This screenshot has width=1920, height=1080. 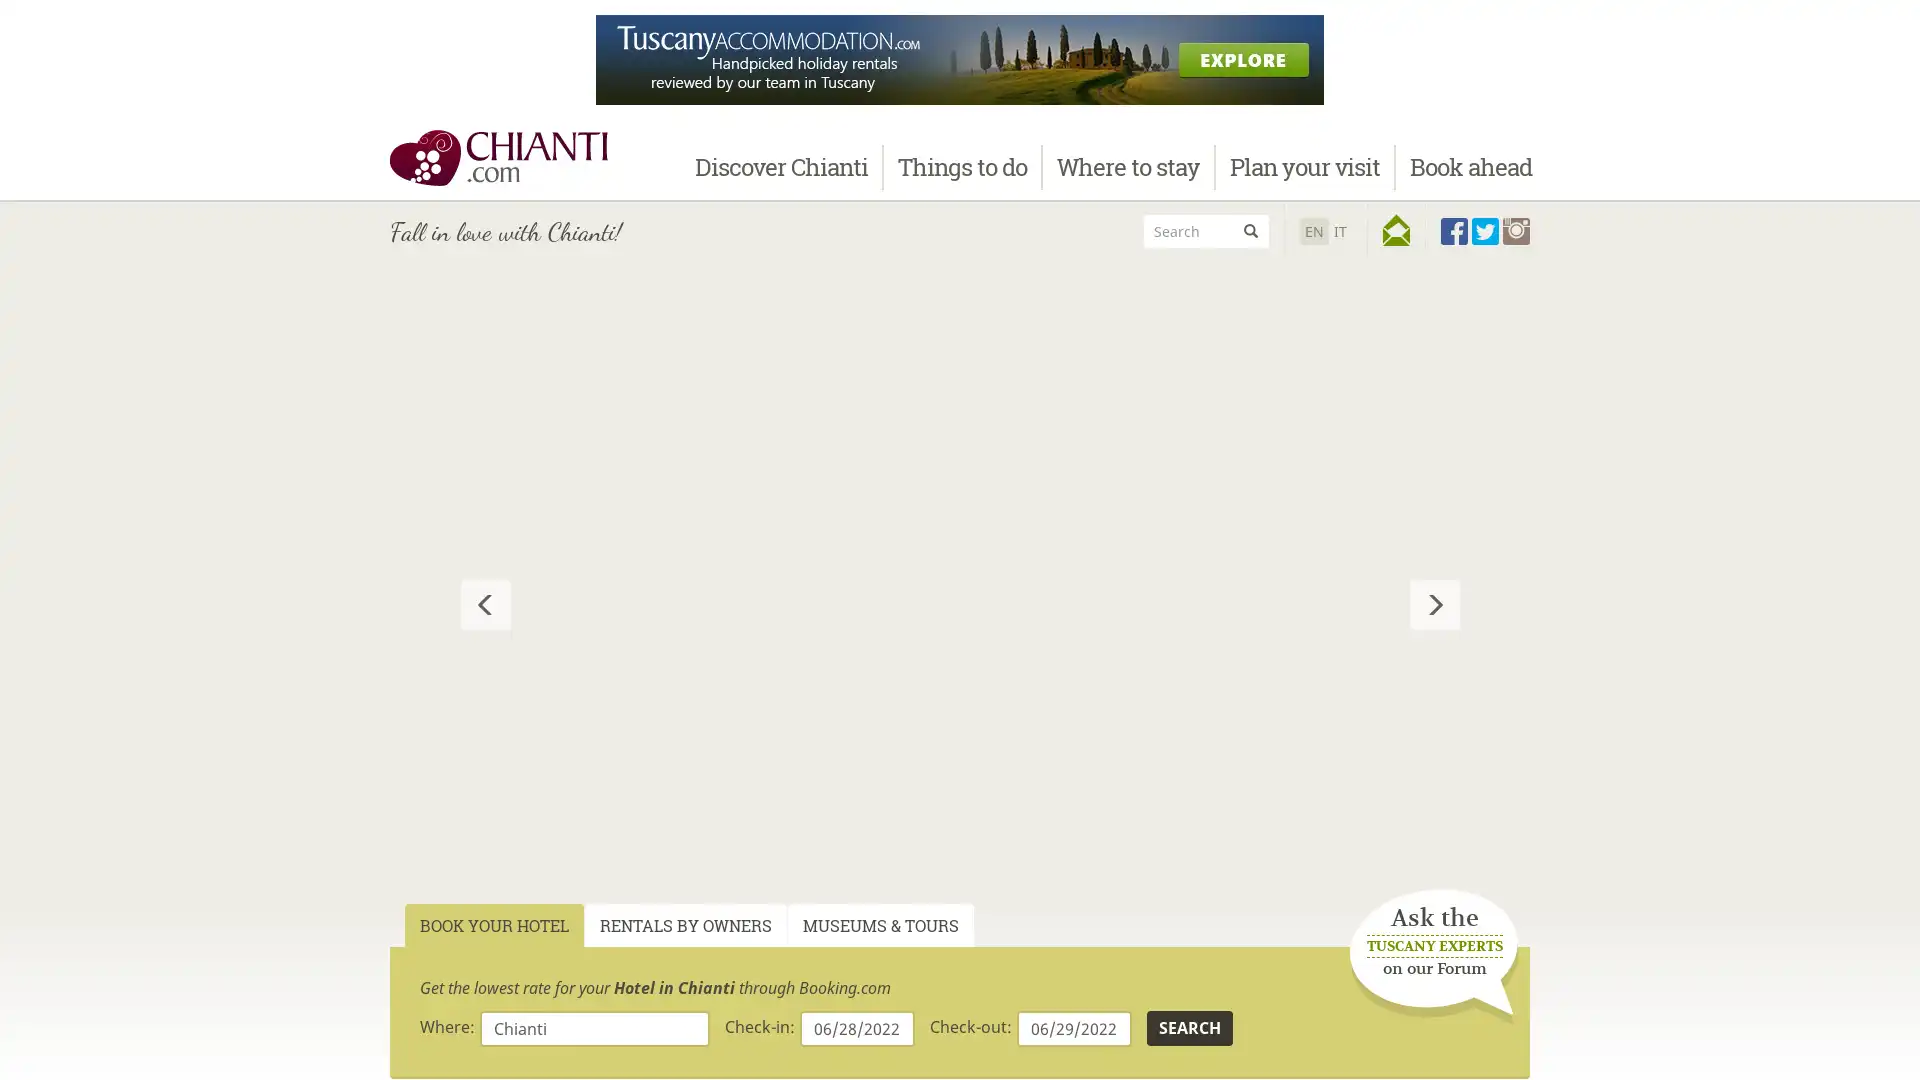 I want to click on Book ahead, so click(x=1470, y=166).